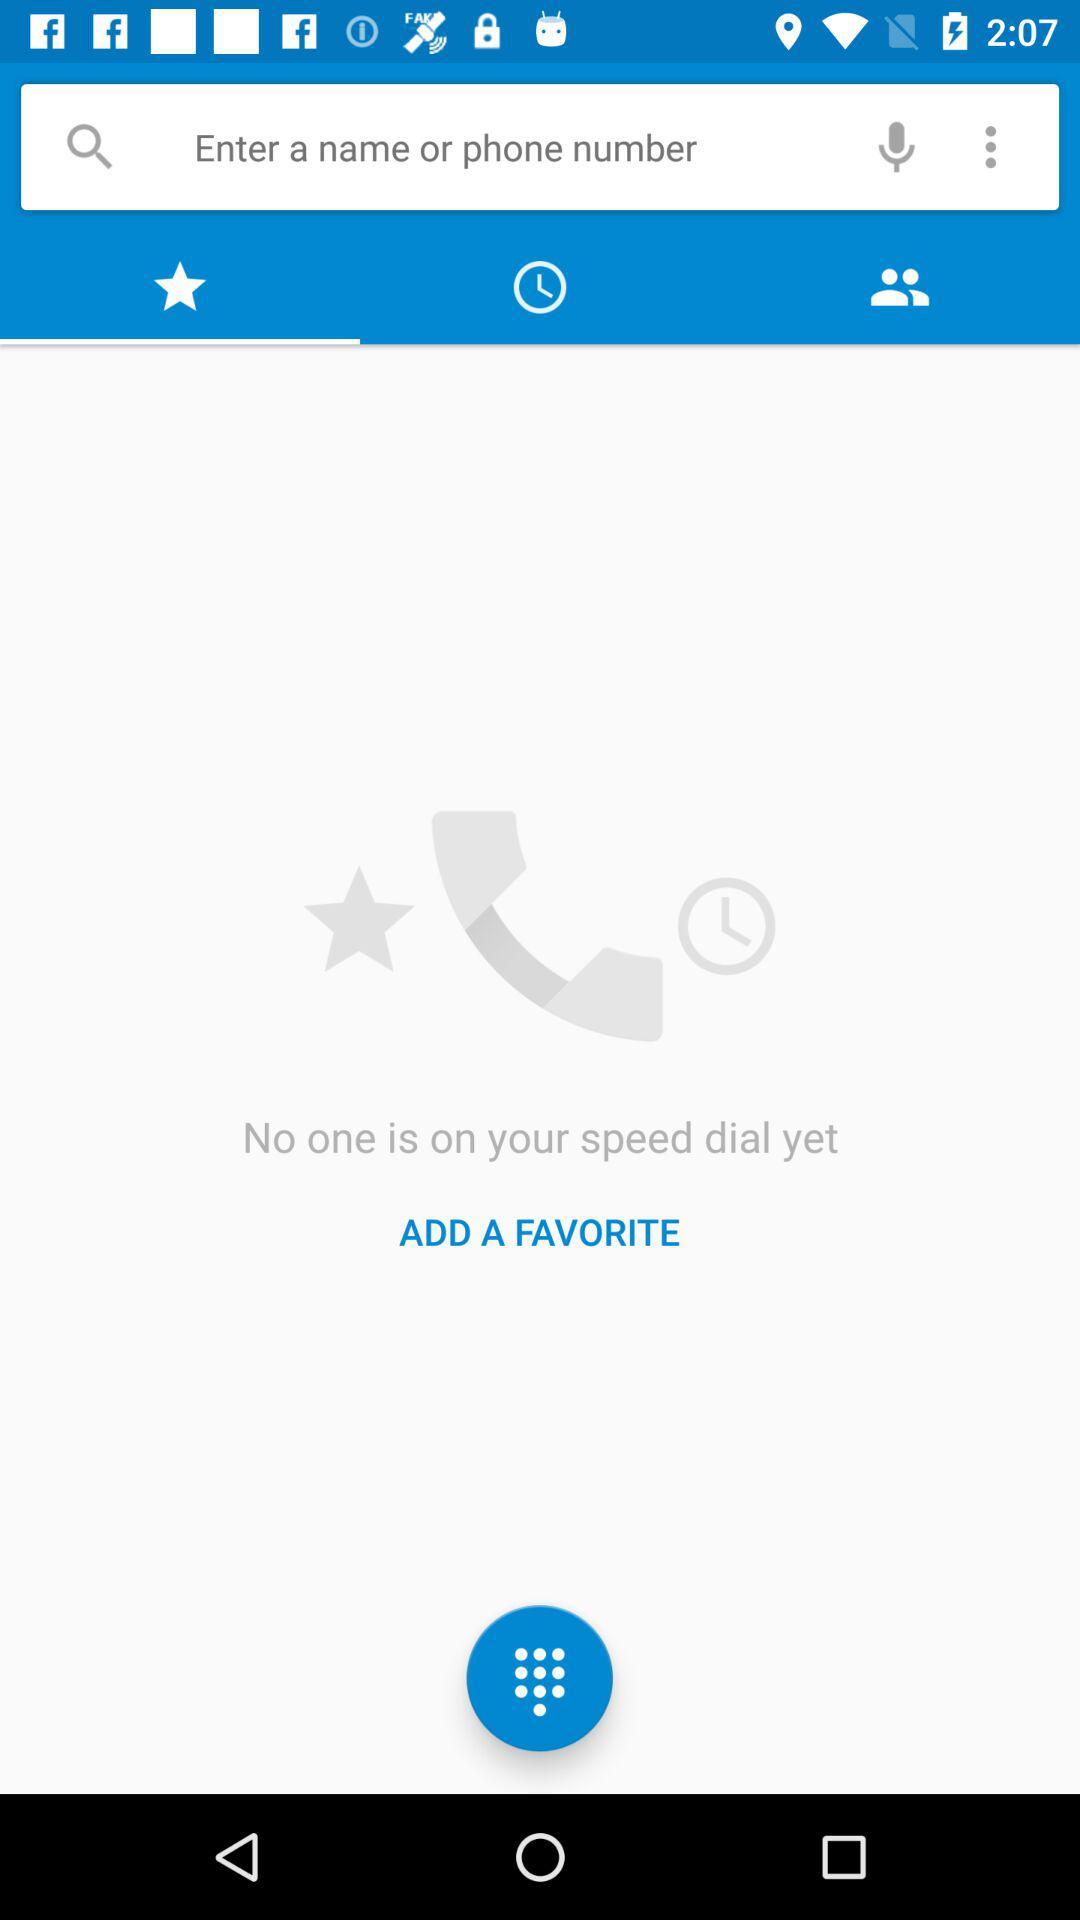 Image resolution: width=1080 pixels, height=1920 pixels. What do you see at coordinates (540, 1678) in the screenshot?
I see `the dialpad icon` at bounding box center [540, 1678].